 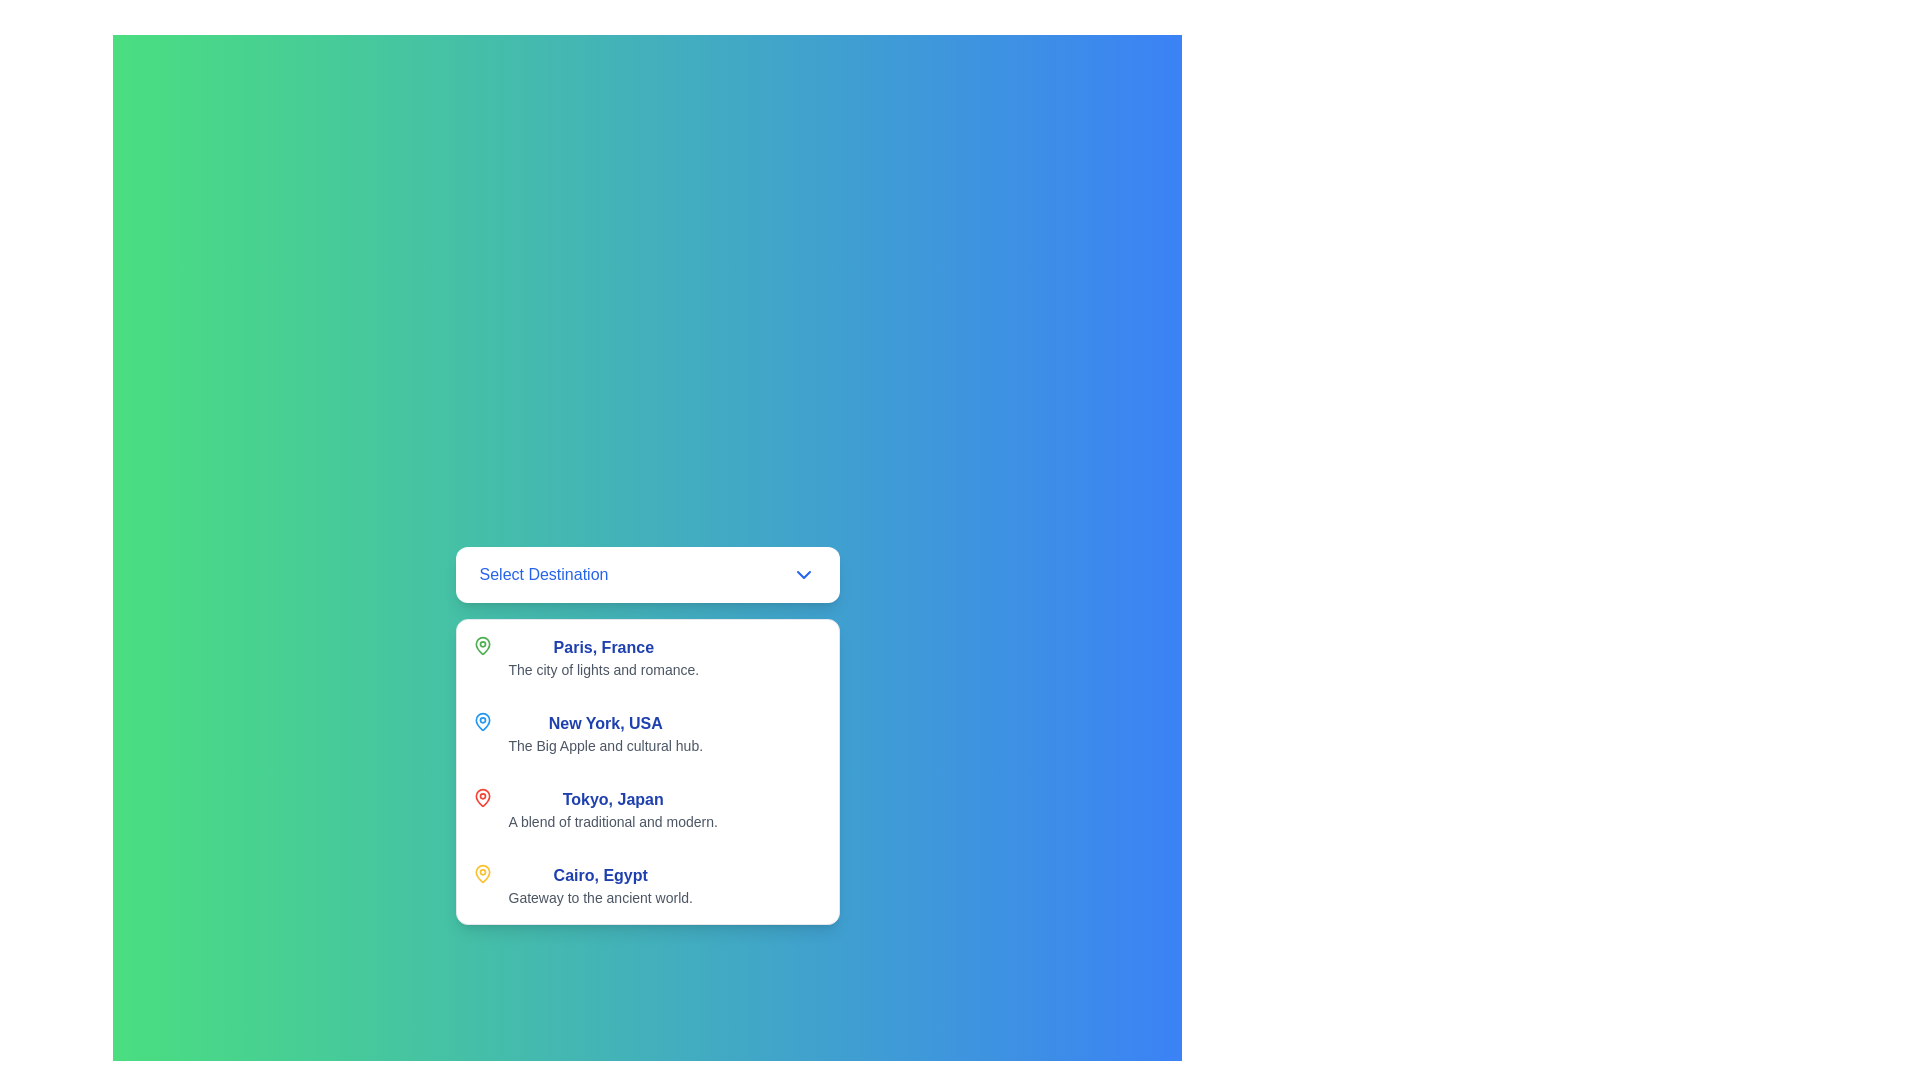 What do you see at coordinates (599, 885) in the screenshot?
I see `the text element labeled 'Cairo, Egypt' at the bottom of the destinations list` at bounding box center [599, 885].